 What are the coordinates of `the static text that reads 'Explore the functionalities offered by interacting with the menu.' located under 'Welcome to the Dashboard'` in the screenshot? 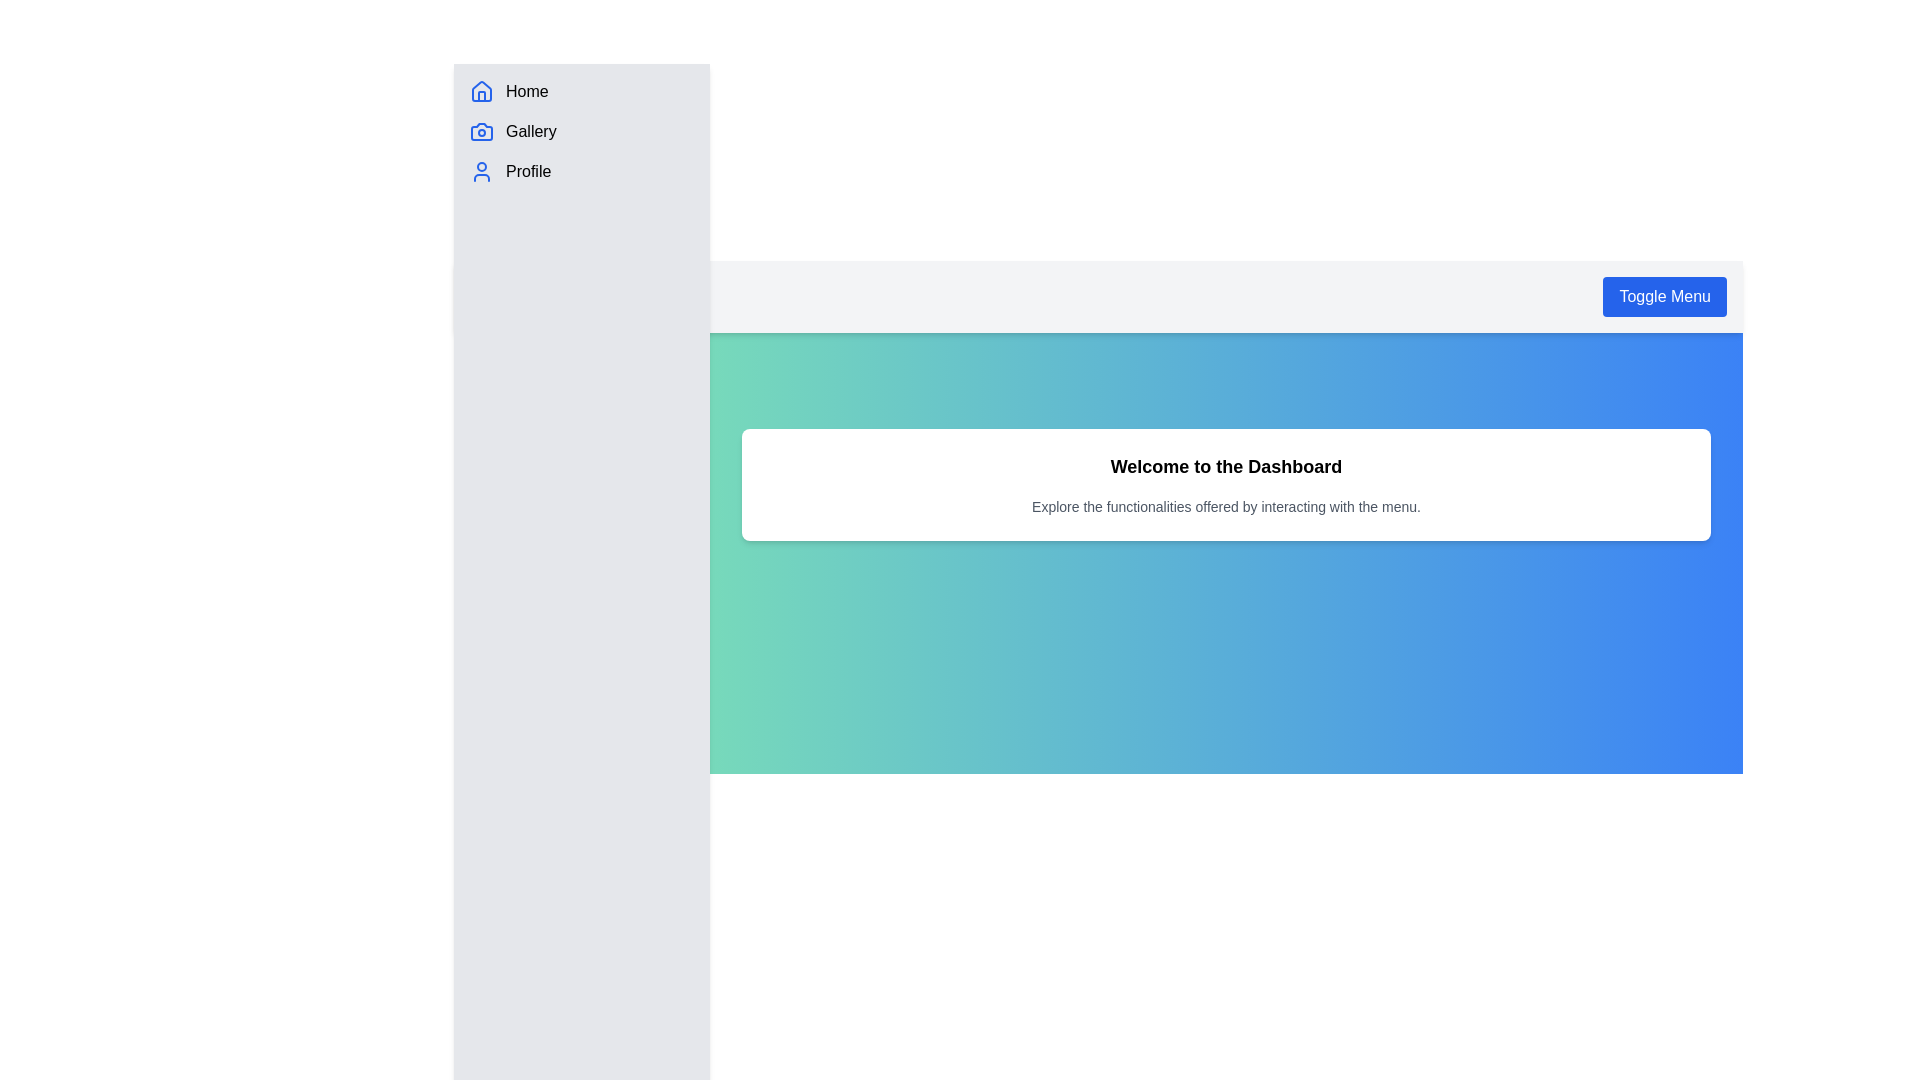 It's located at (1225, 505).